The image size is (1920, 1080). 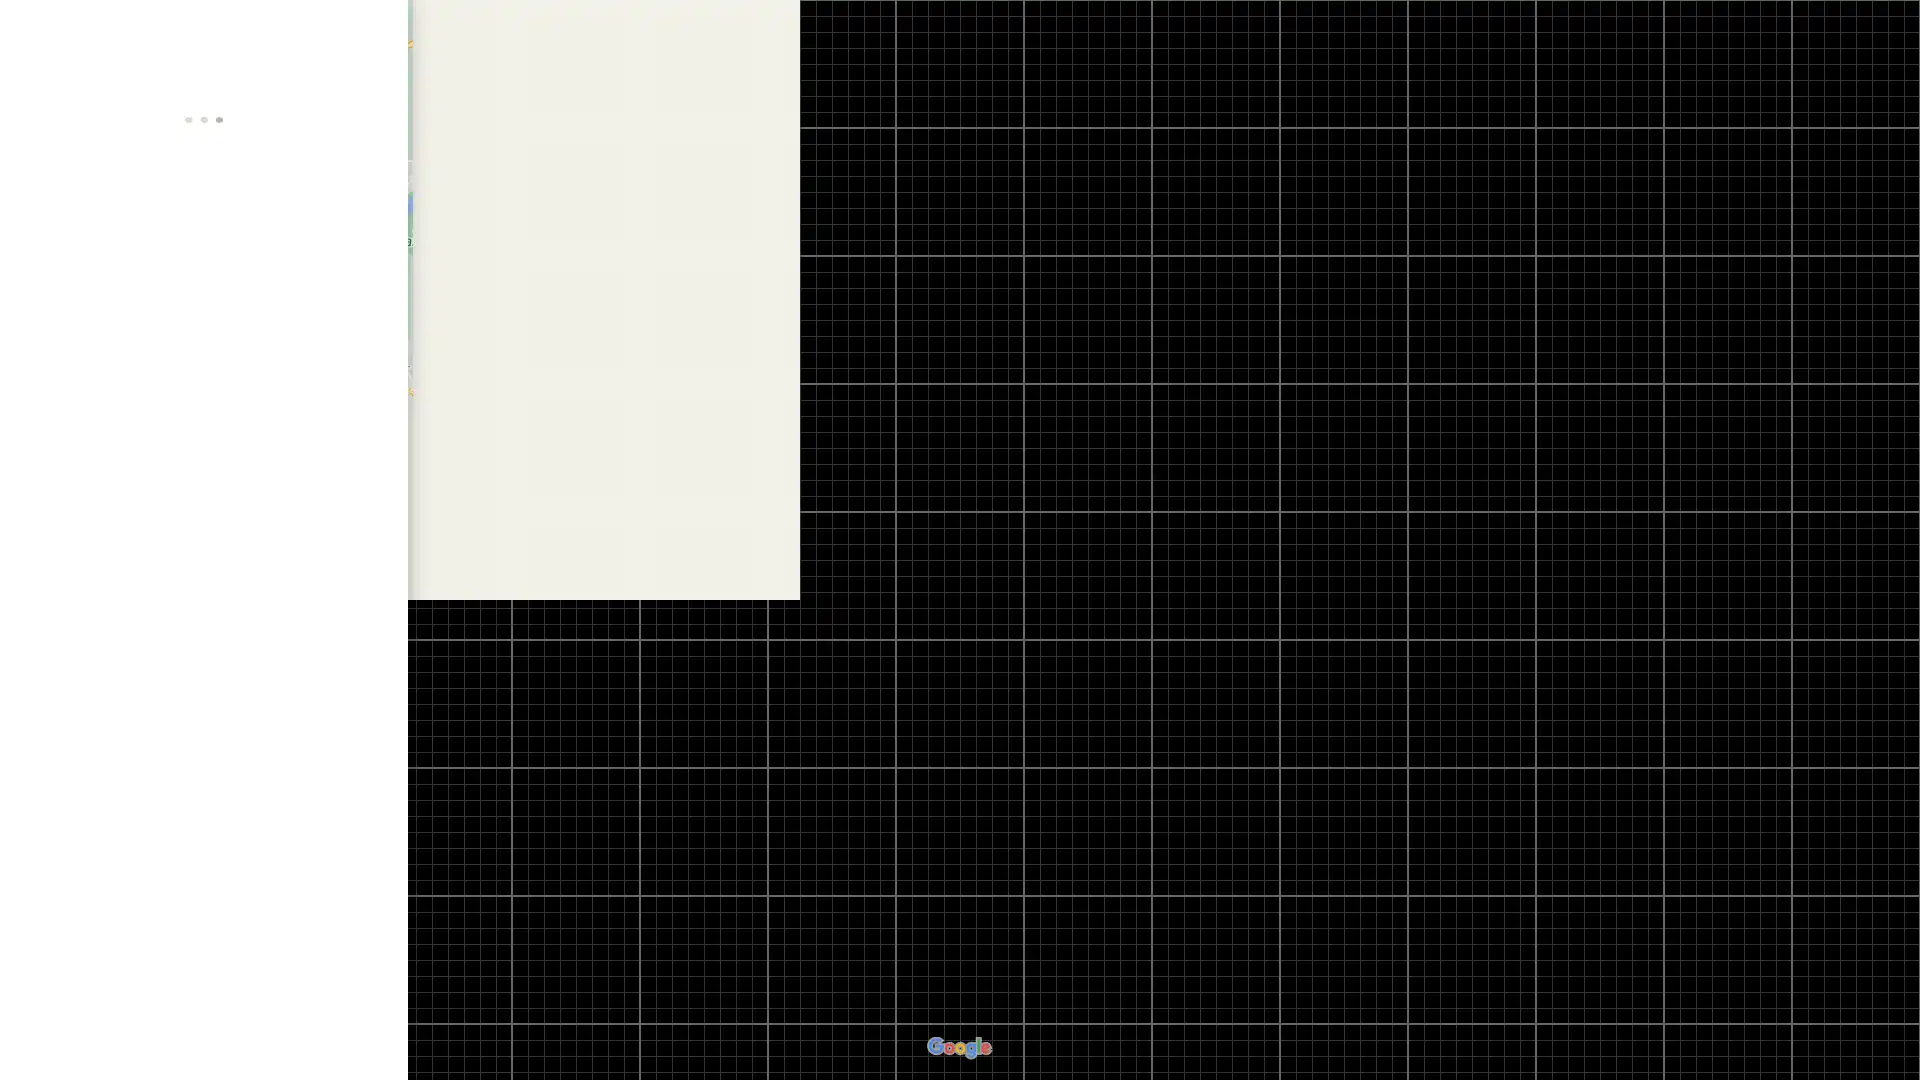 I want to click on Send TOVARNA.CZ, s.r.o. to your phone, so click(x=275, y=398).